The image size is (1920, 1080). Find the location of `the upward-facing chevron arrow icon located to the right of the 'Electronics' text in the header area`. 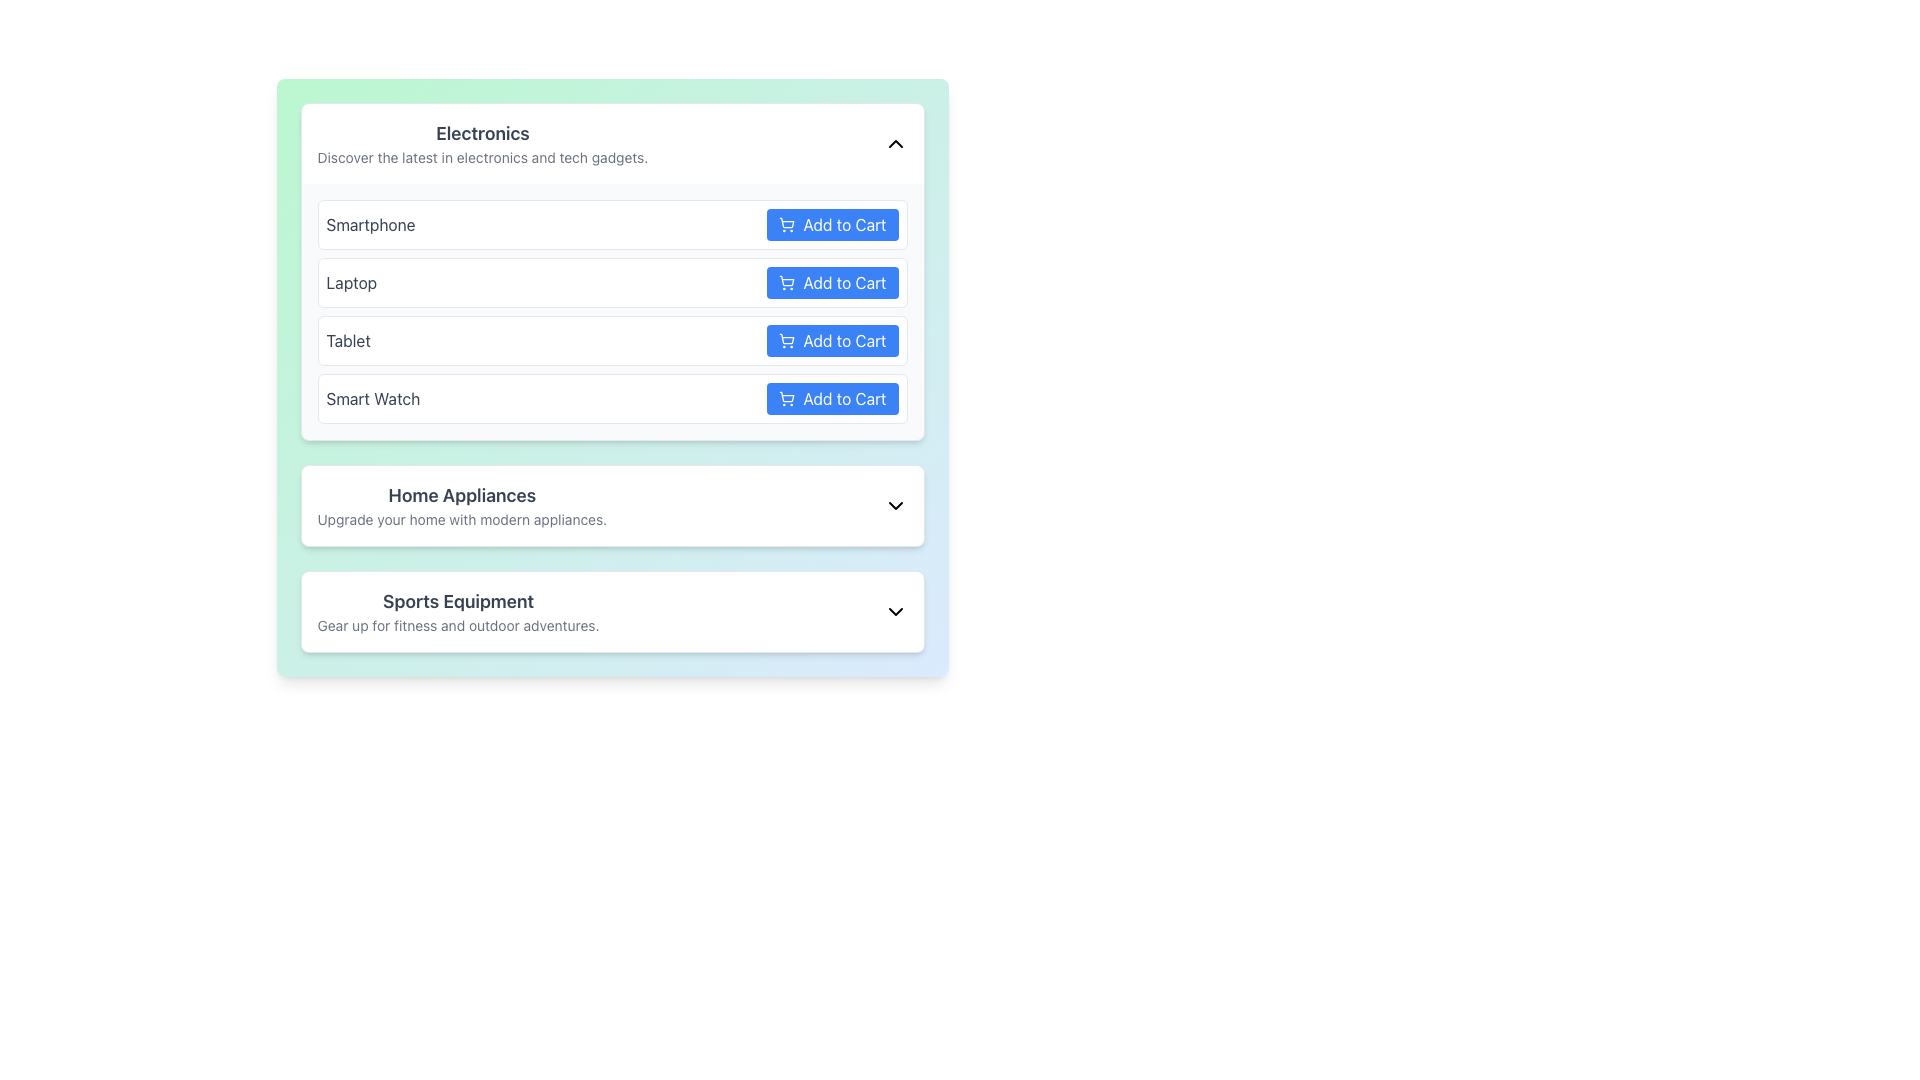

the upward-facing chevron arrow icon located to the right of the 'Electronics' text in the header area is located at coordinates (894, 142).